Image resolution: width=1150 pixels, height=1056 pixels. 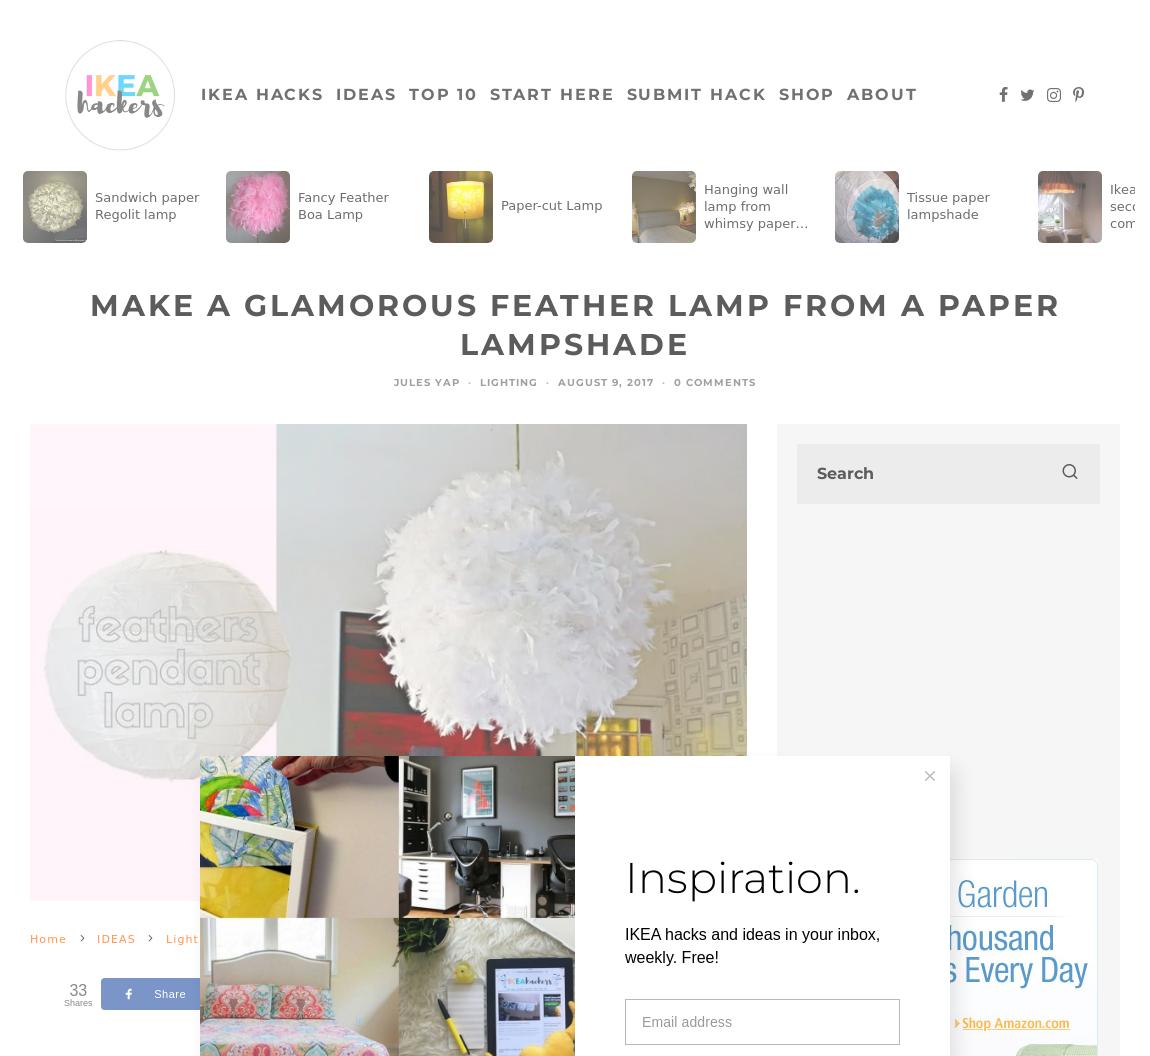 What do you see at coordinates (88, 323) in the screenshot?
I see `'Make a glamorous feather lamp from a paper lampshade'` at bounding box center [88, 323].